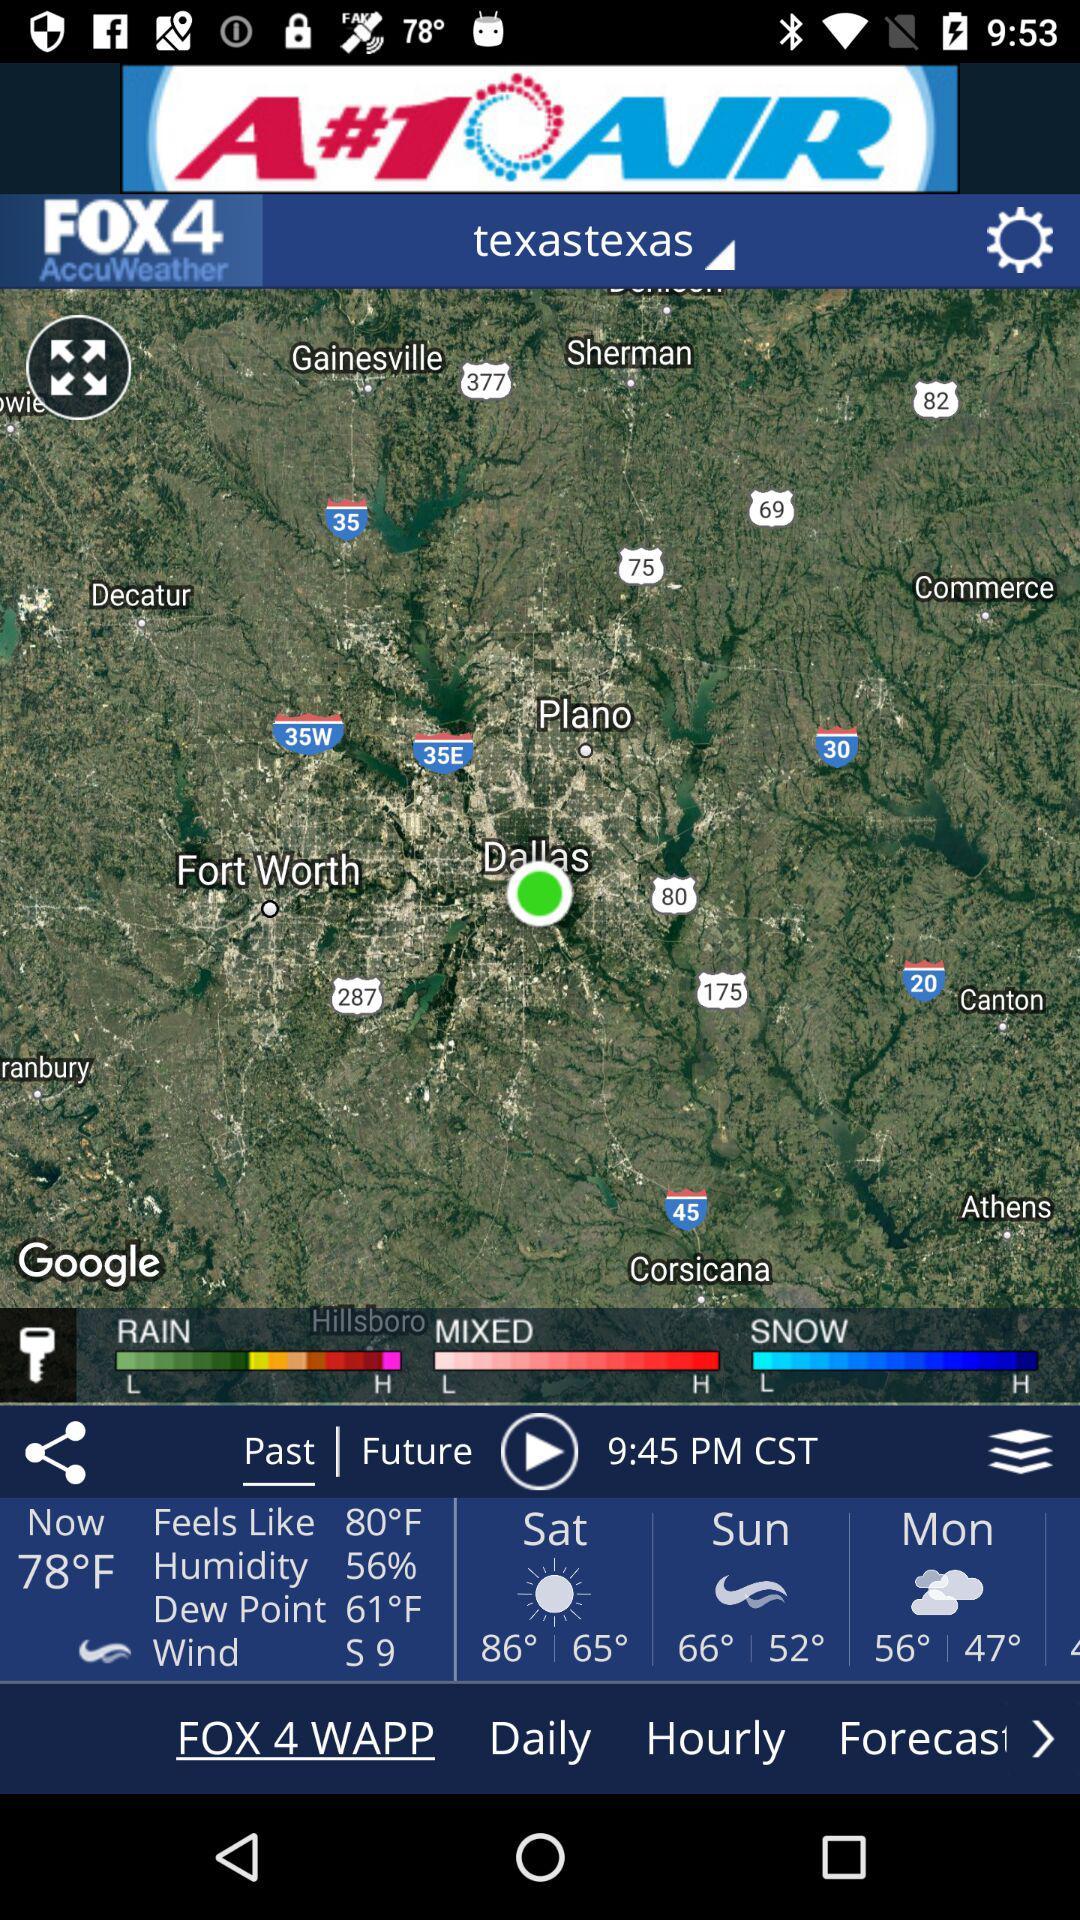 This screenshot has height=1920, width=1080. I want to click on home page tab, so click(131, 240).